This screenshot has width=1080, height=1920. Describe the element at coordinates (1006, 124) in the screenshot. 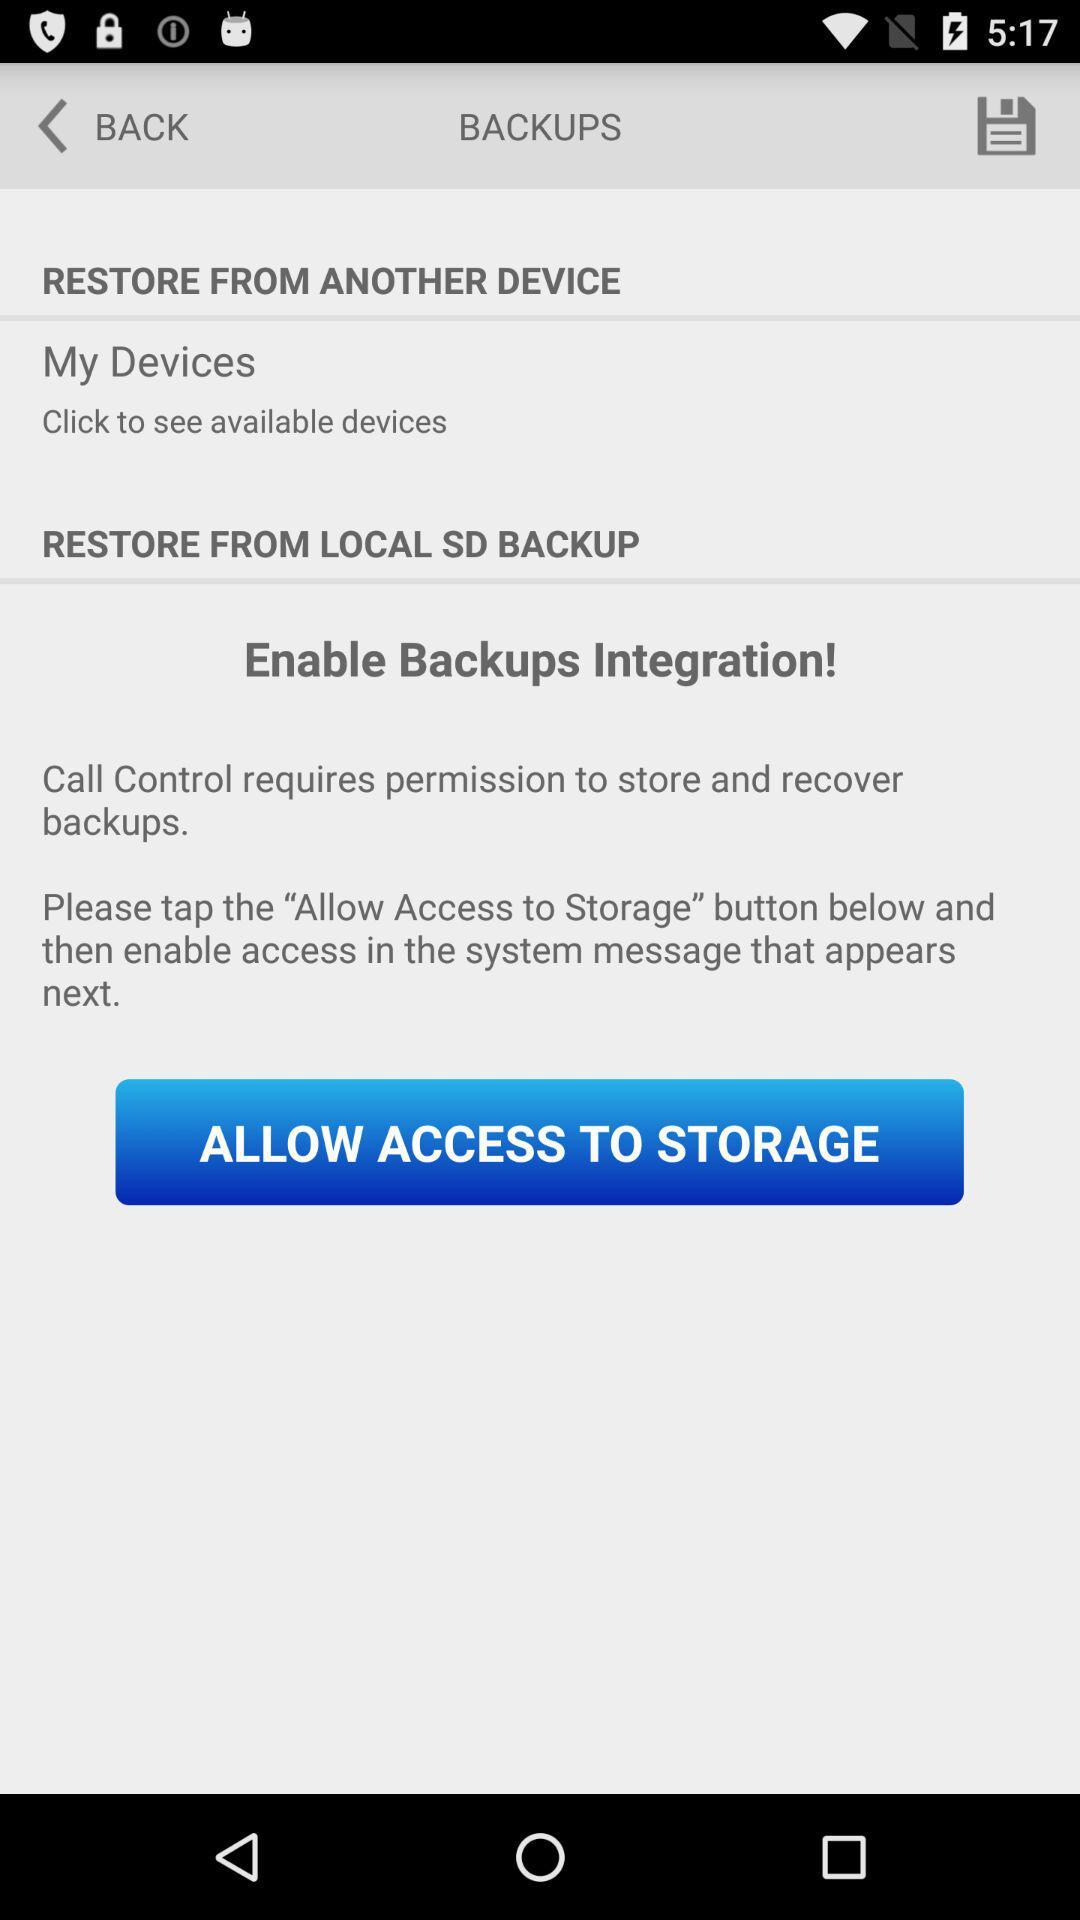

I see `bookmark` at that location.